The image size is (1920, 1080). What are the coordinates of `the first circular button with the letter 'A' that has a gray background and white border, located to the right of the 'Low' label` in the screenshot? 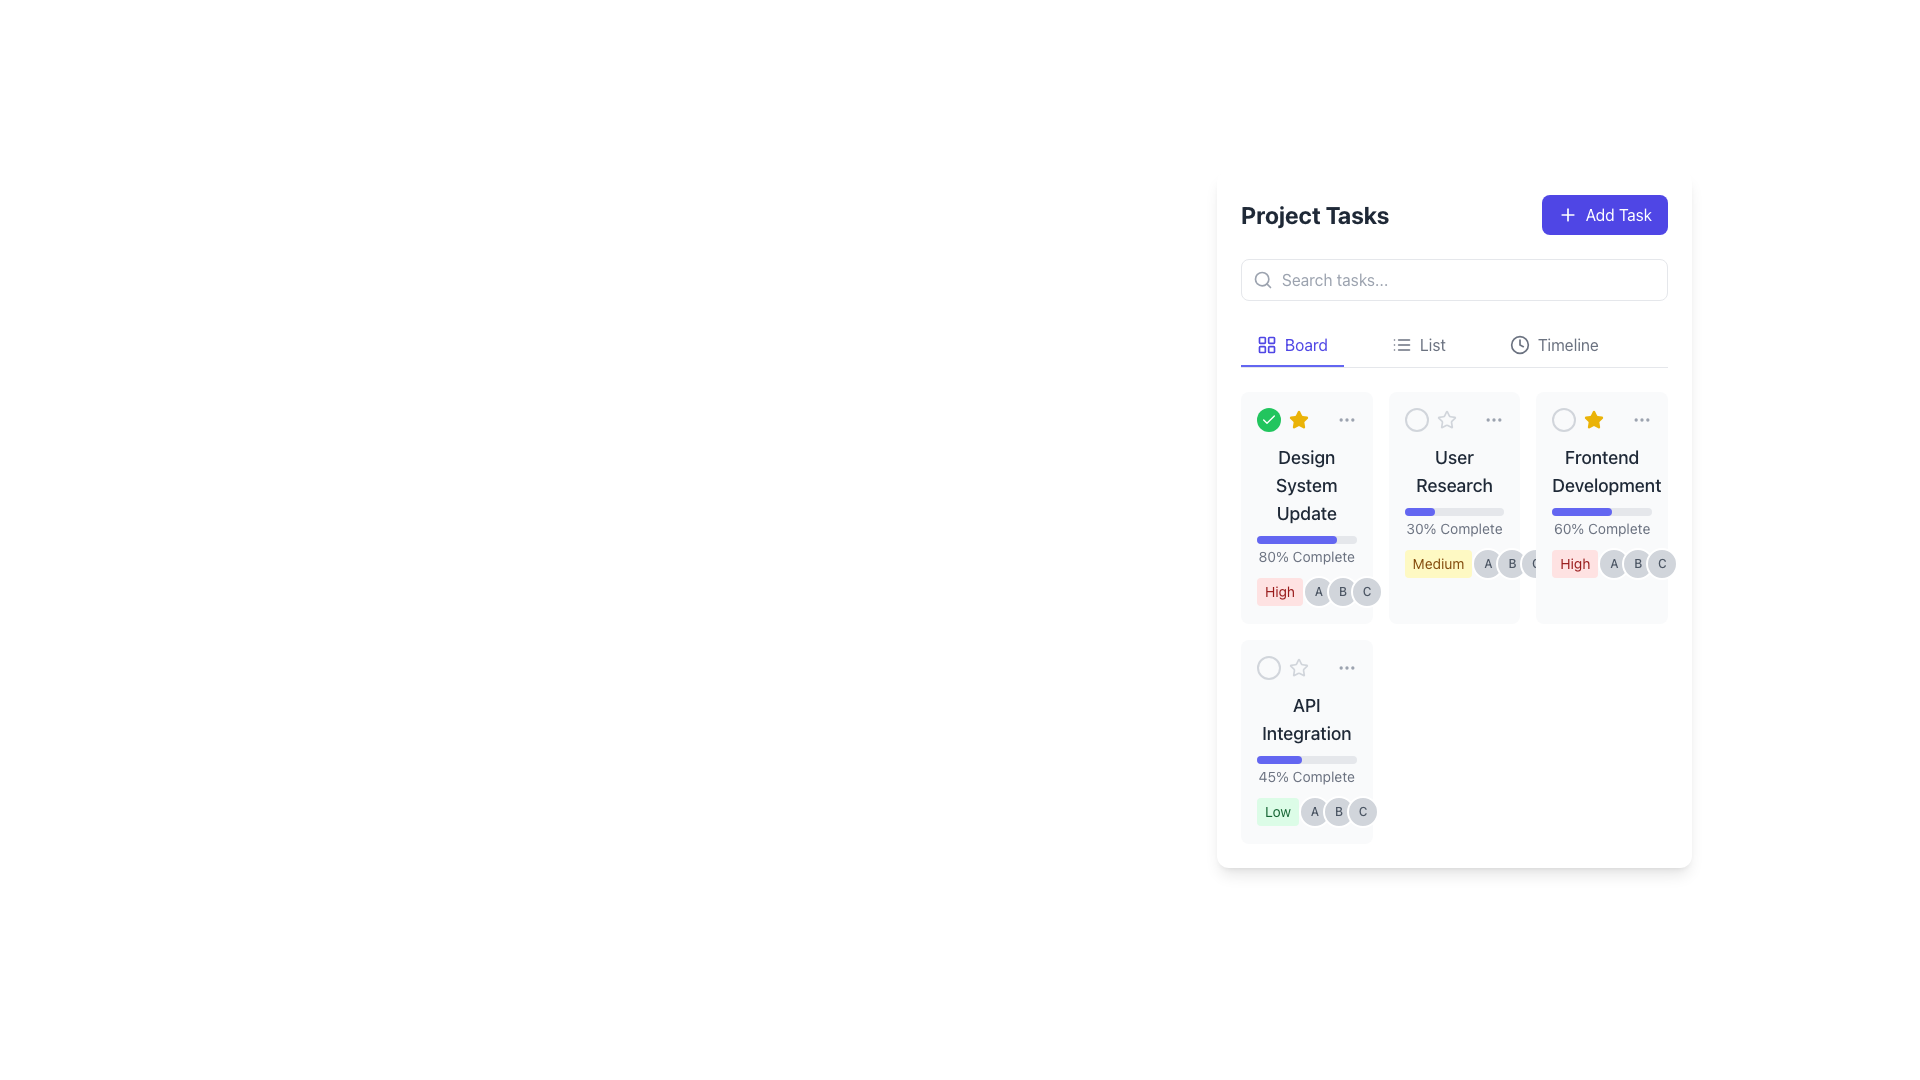 It's located at (1306, 812).